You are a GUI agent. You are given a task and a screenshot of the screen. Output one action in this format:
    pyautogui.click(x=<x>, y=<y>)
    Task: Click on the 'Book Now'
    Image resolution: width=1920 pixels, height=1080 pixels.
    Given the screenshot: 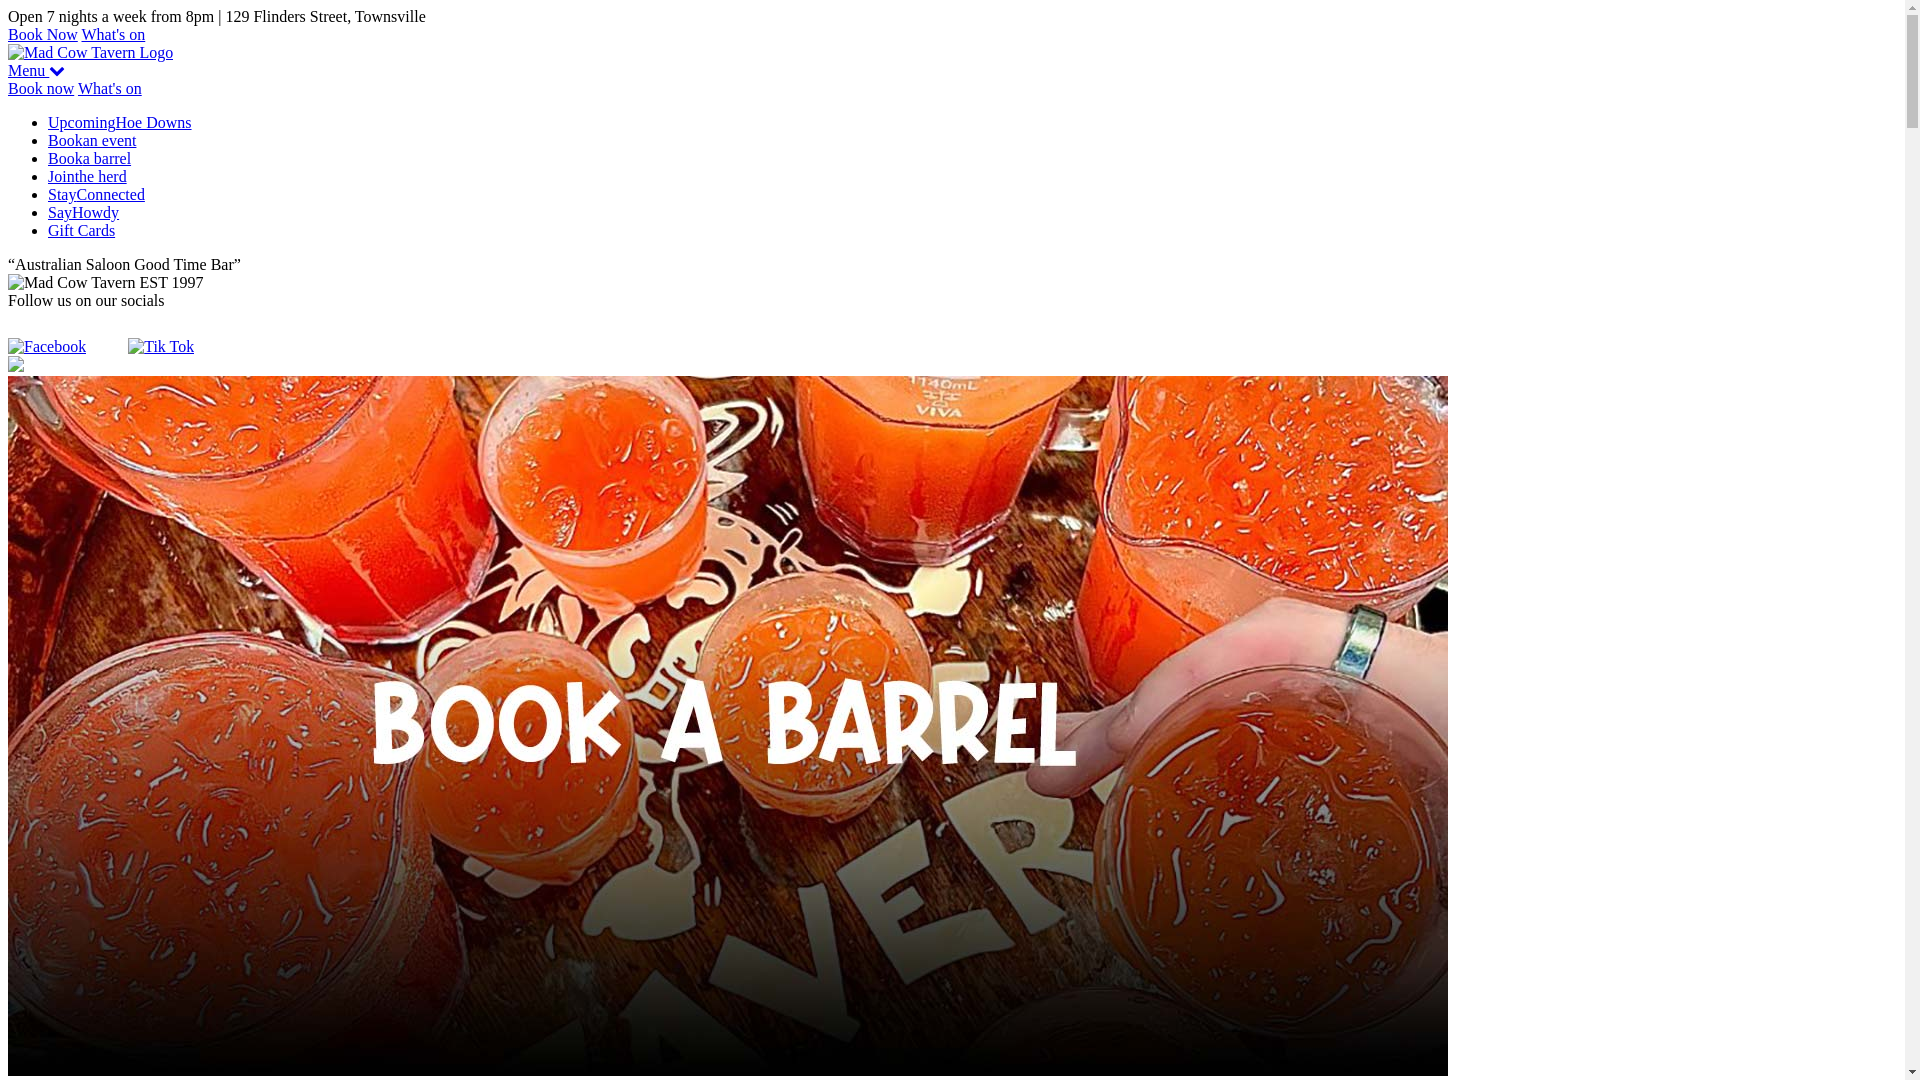 What is the action you would take?
    pyautogui.click(x=43, y=34)
    